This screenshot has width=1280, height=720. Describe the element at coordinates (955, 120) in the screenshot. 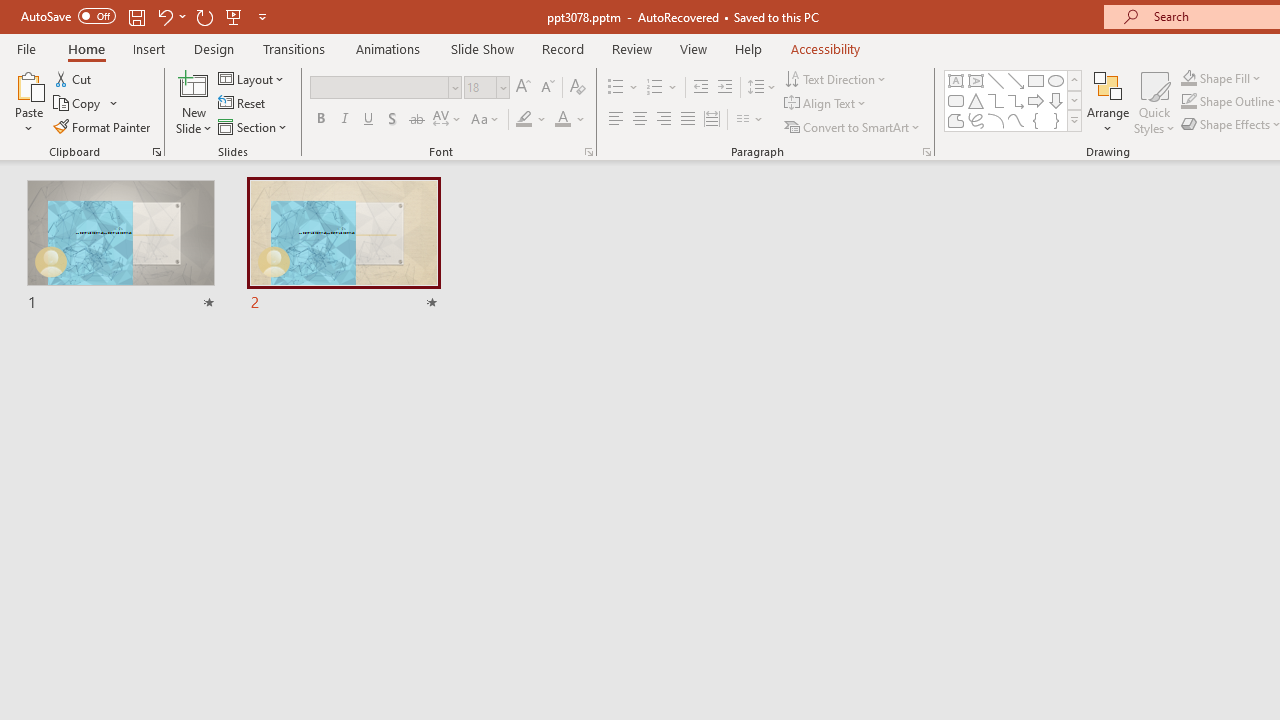

I see `'Freeform: Shape'` at that location.